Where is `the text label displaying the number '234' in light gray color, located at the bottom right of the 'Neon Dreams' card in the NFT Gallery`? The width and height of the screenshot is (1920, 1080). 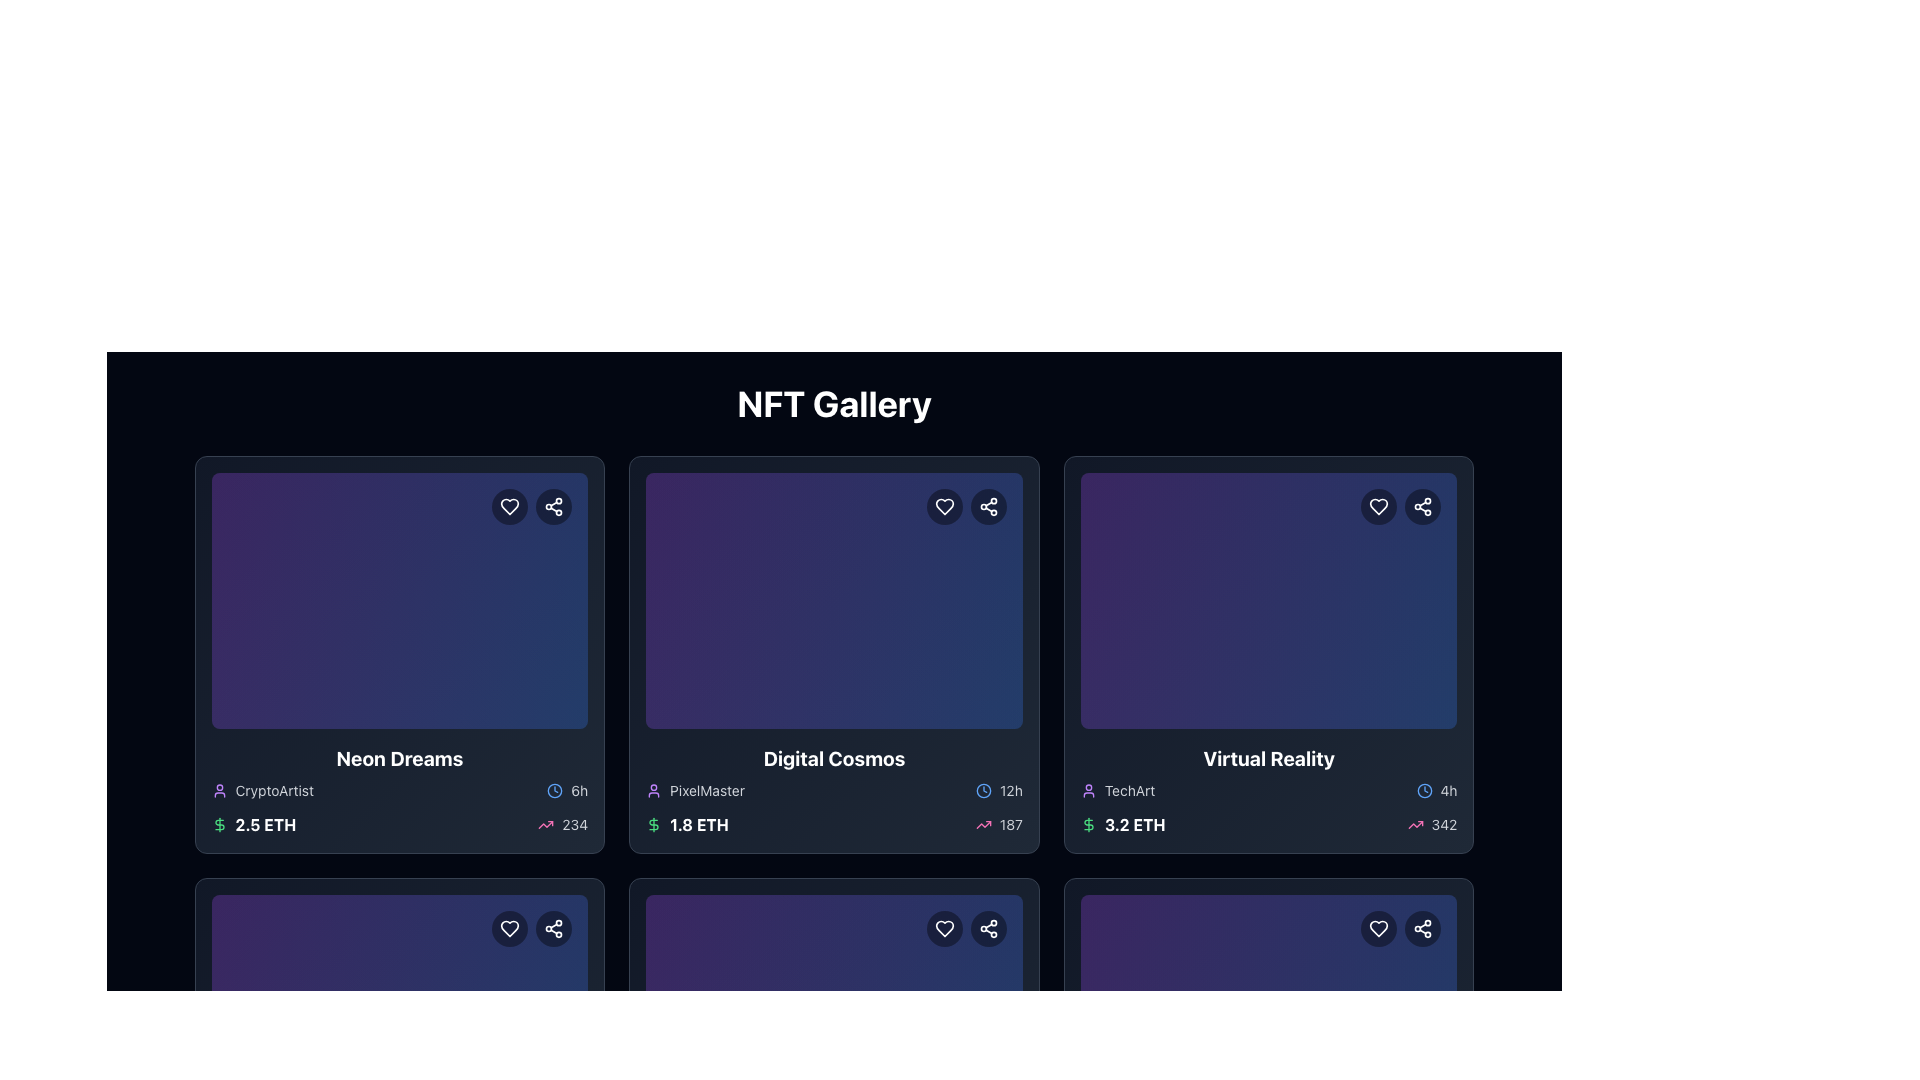
the text label displaying the number '234' in light gray color, located at the bottom right of the 'Neon Dreams' card in the NFT Gallery is located at coordinates (574, 825).